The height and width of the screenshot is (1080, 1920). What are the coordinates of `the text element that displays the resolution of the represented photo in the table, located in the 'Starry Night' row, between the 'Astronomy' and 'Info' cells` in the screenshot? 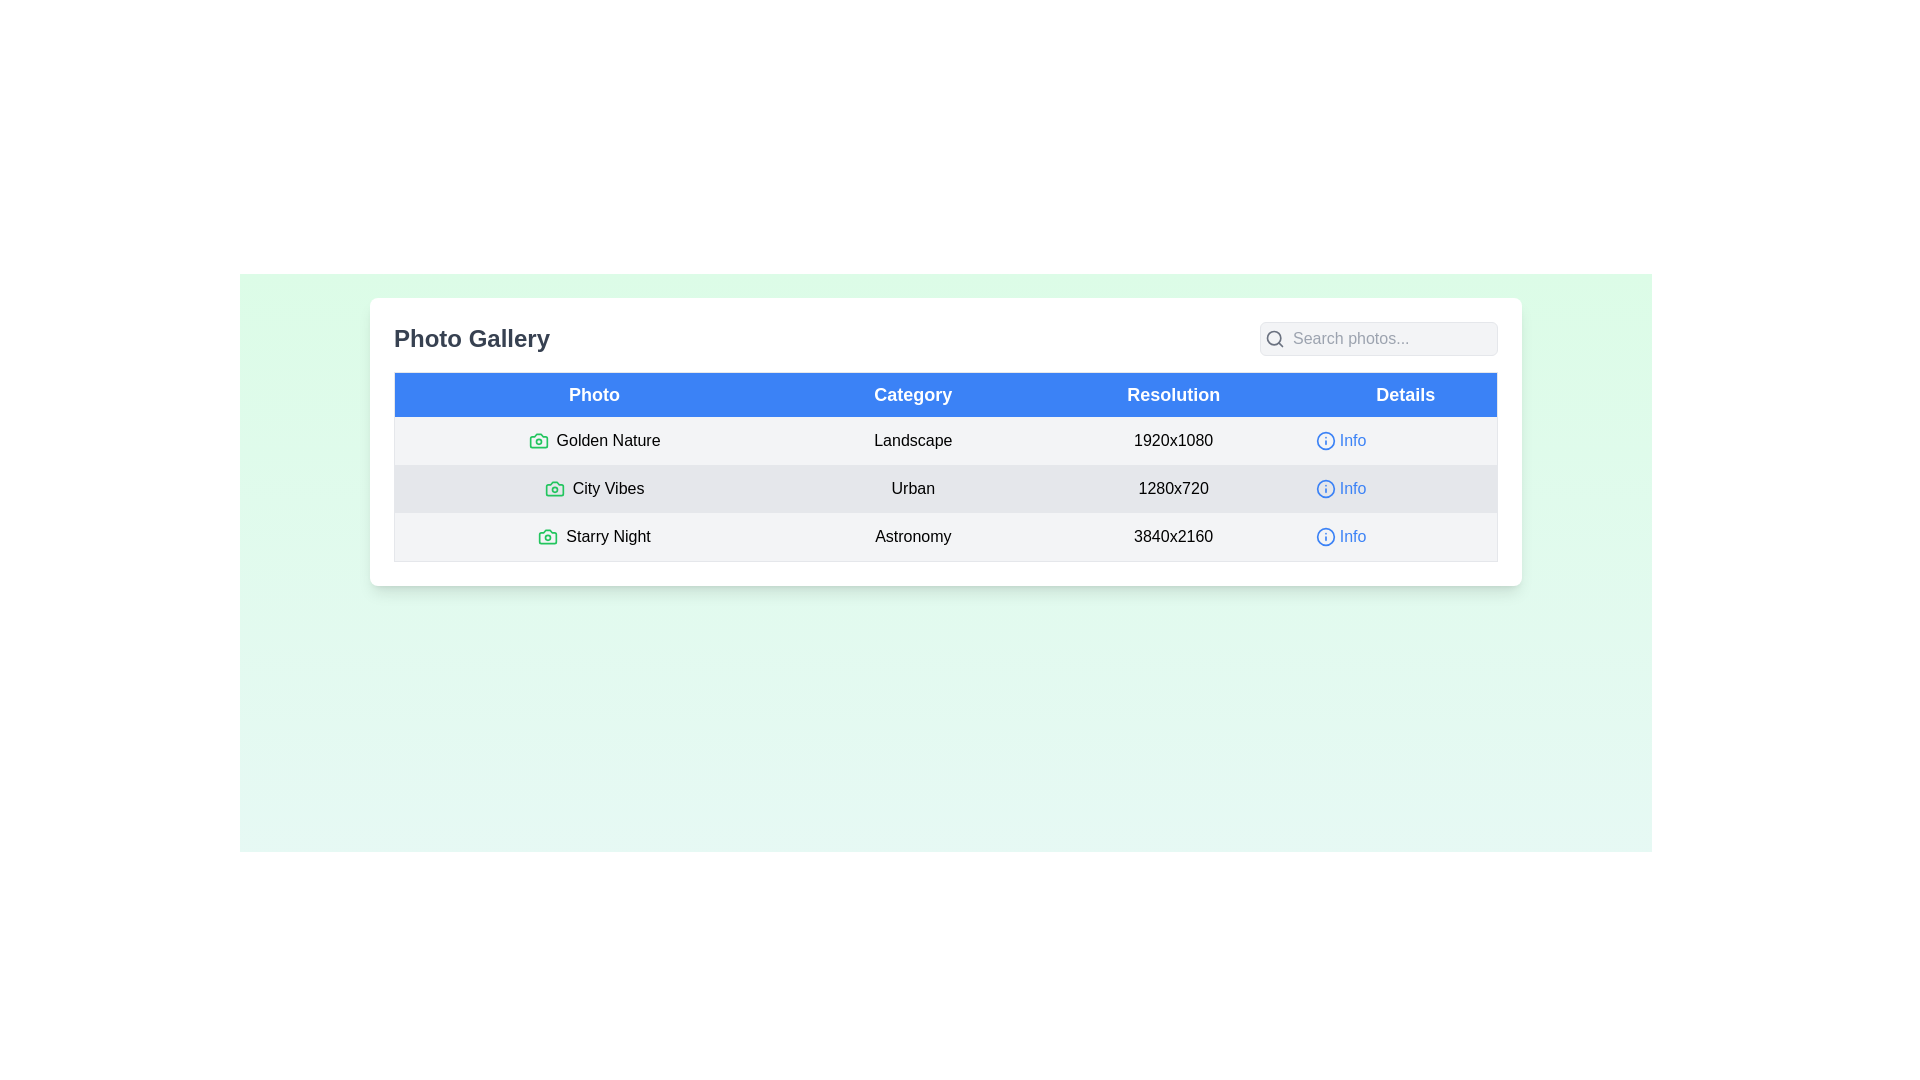 It's located at (1173, 536).